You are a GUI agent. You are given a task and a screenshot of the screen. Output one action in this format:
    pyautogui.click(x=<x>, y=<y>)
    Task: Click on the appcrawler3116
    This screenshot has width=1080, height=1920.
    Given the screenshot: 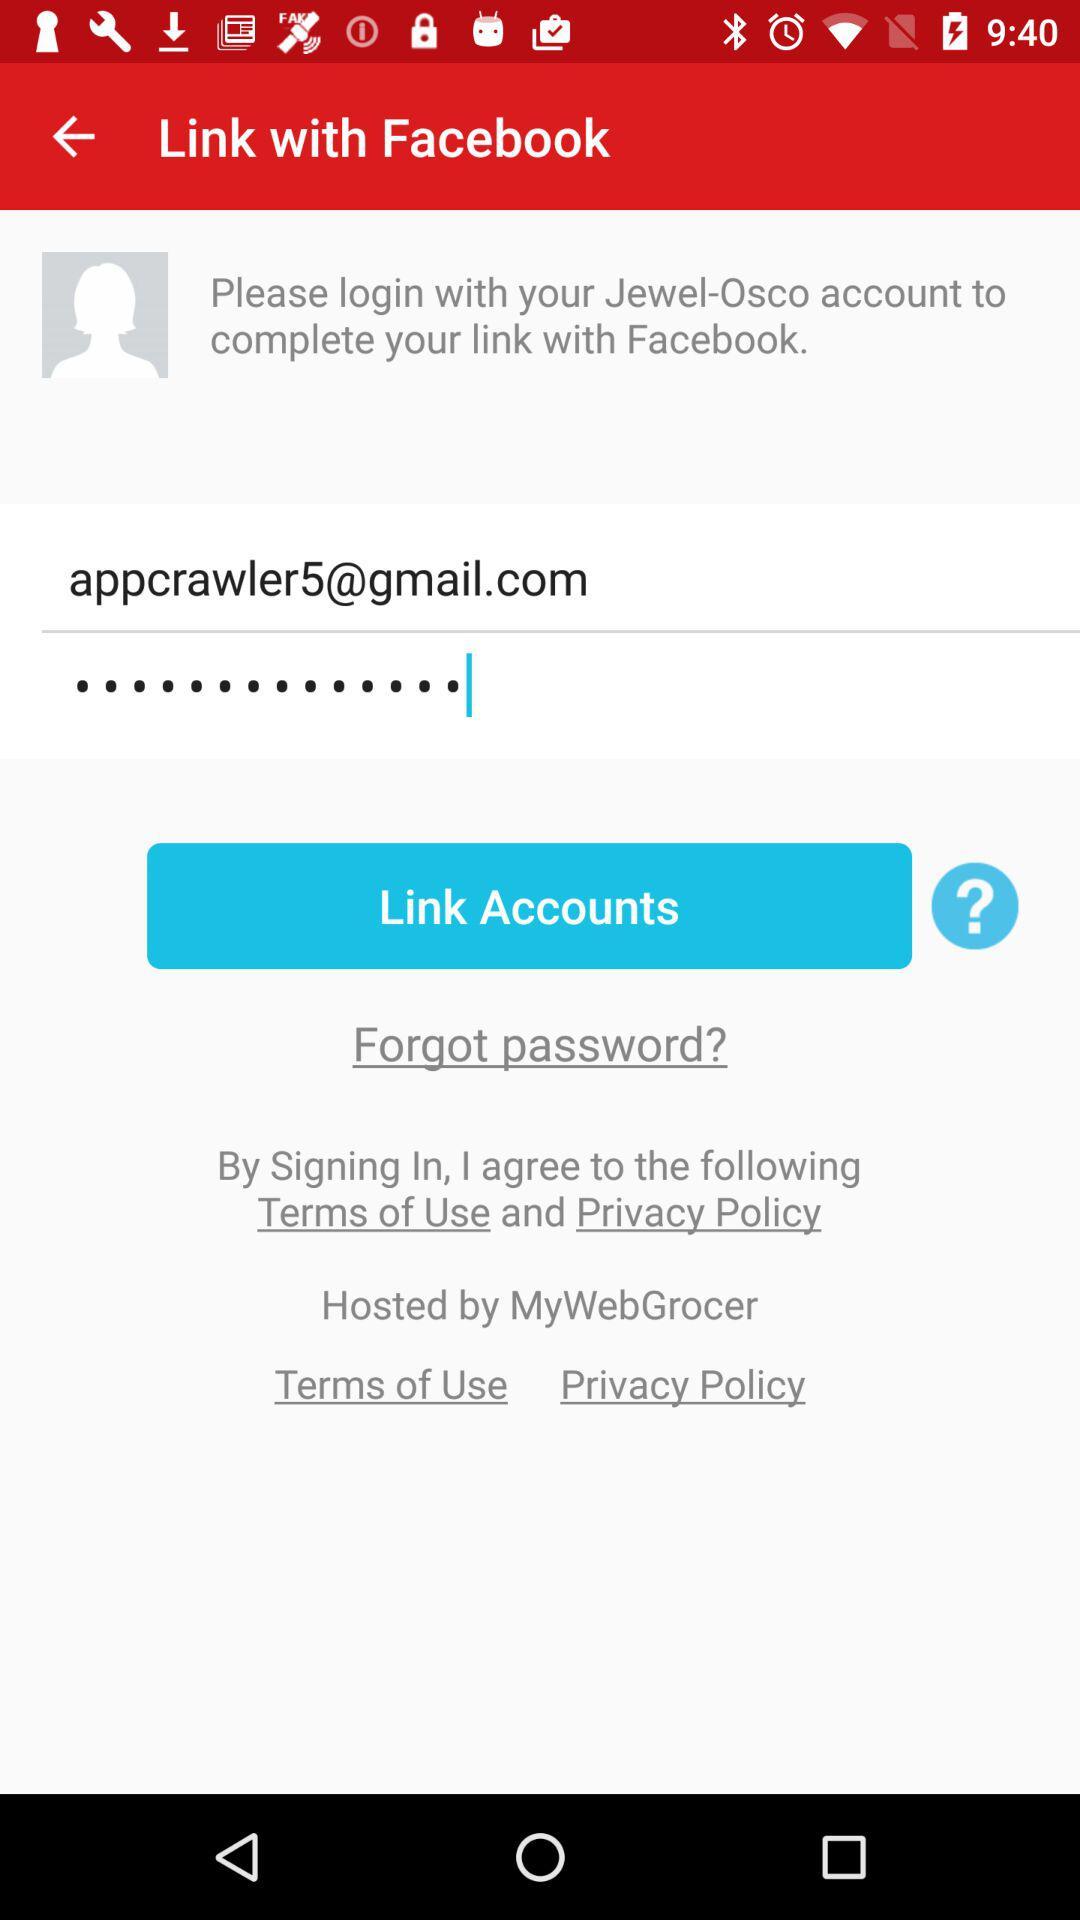 What is the action you would take?
    pyautogui.click(x=560, y=685)
    